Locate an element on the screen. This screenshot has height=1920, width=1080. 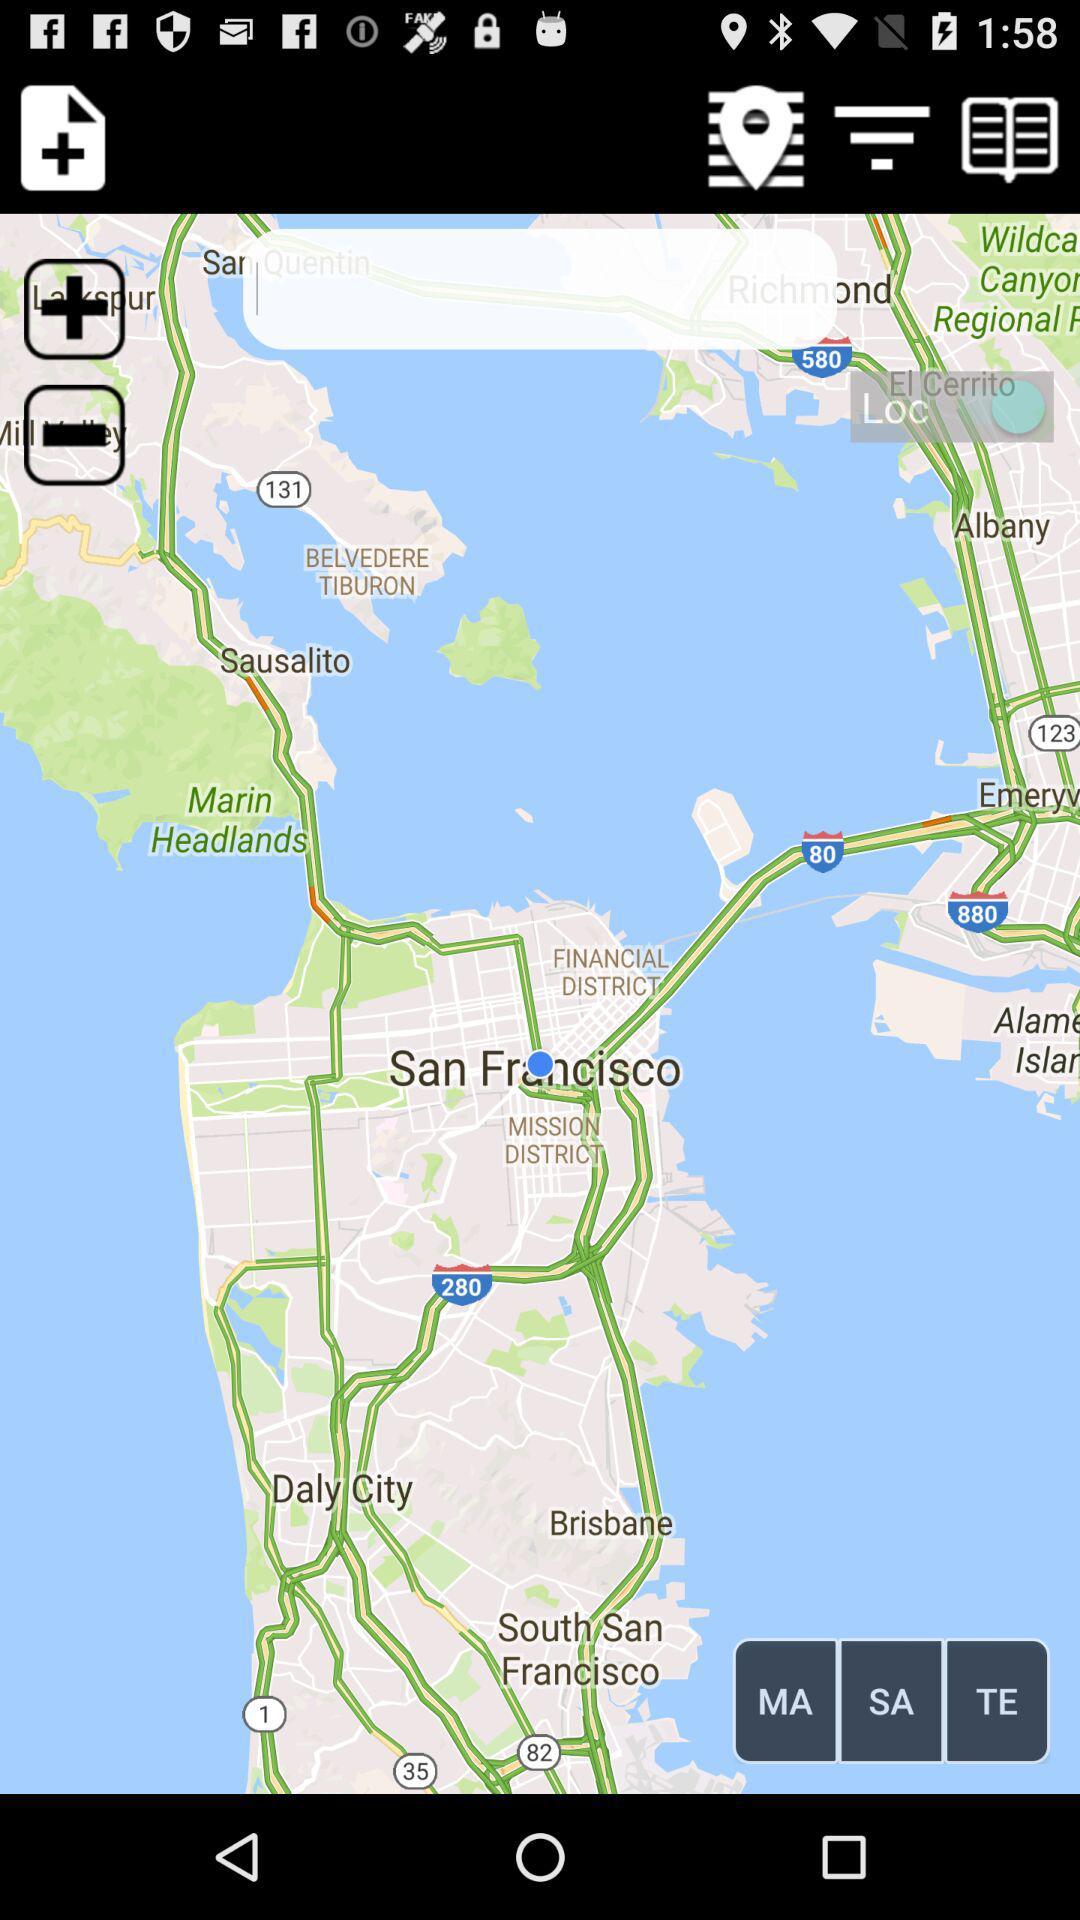
the te item is located at coordinates (997, 1699).